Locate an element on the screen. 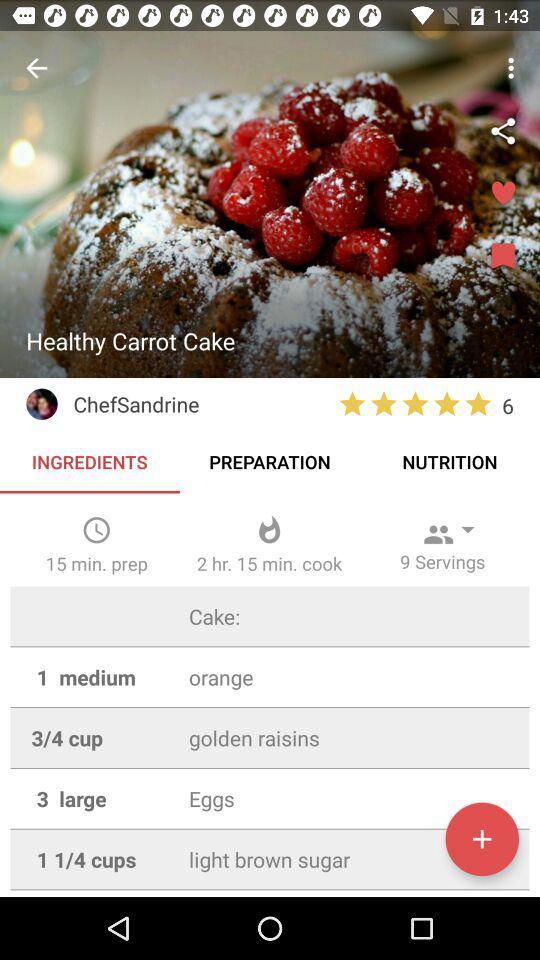 The width and height of the screenshot is (540, 960). go back is located at coordinates (36, 68).